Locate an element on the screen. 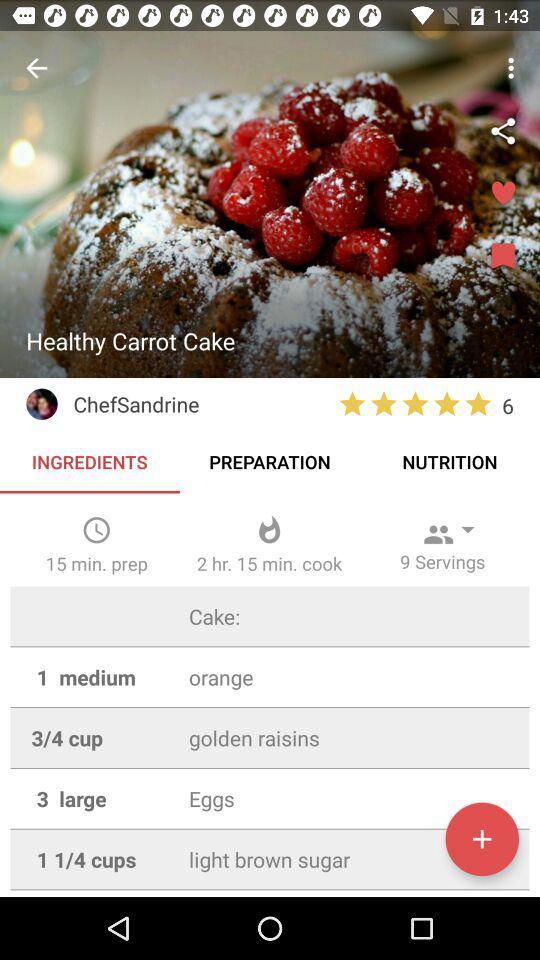 The width and height of the screenshot is (540, 960). go back is located at coordinates (36, 68).